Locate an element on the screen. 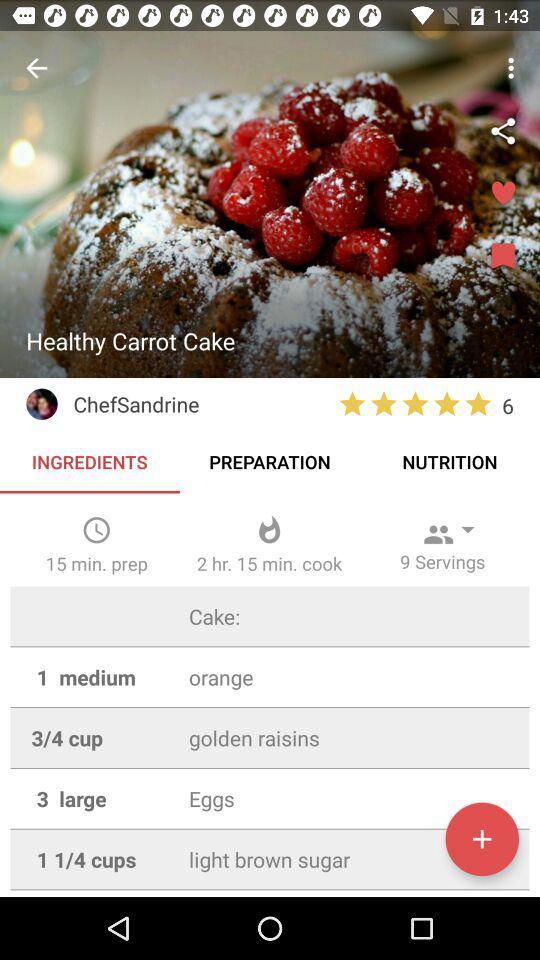 The width and height of the screenshot is (540, 960). go back is located at coordinates (36, 68).